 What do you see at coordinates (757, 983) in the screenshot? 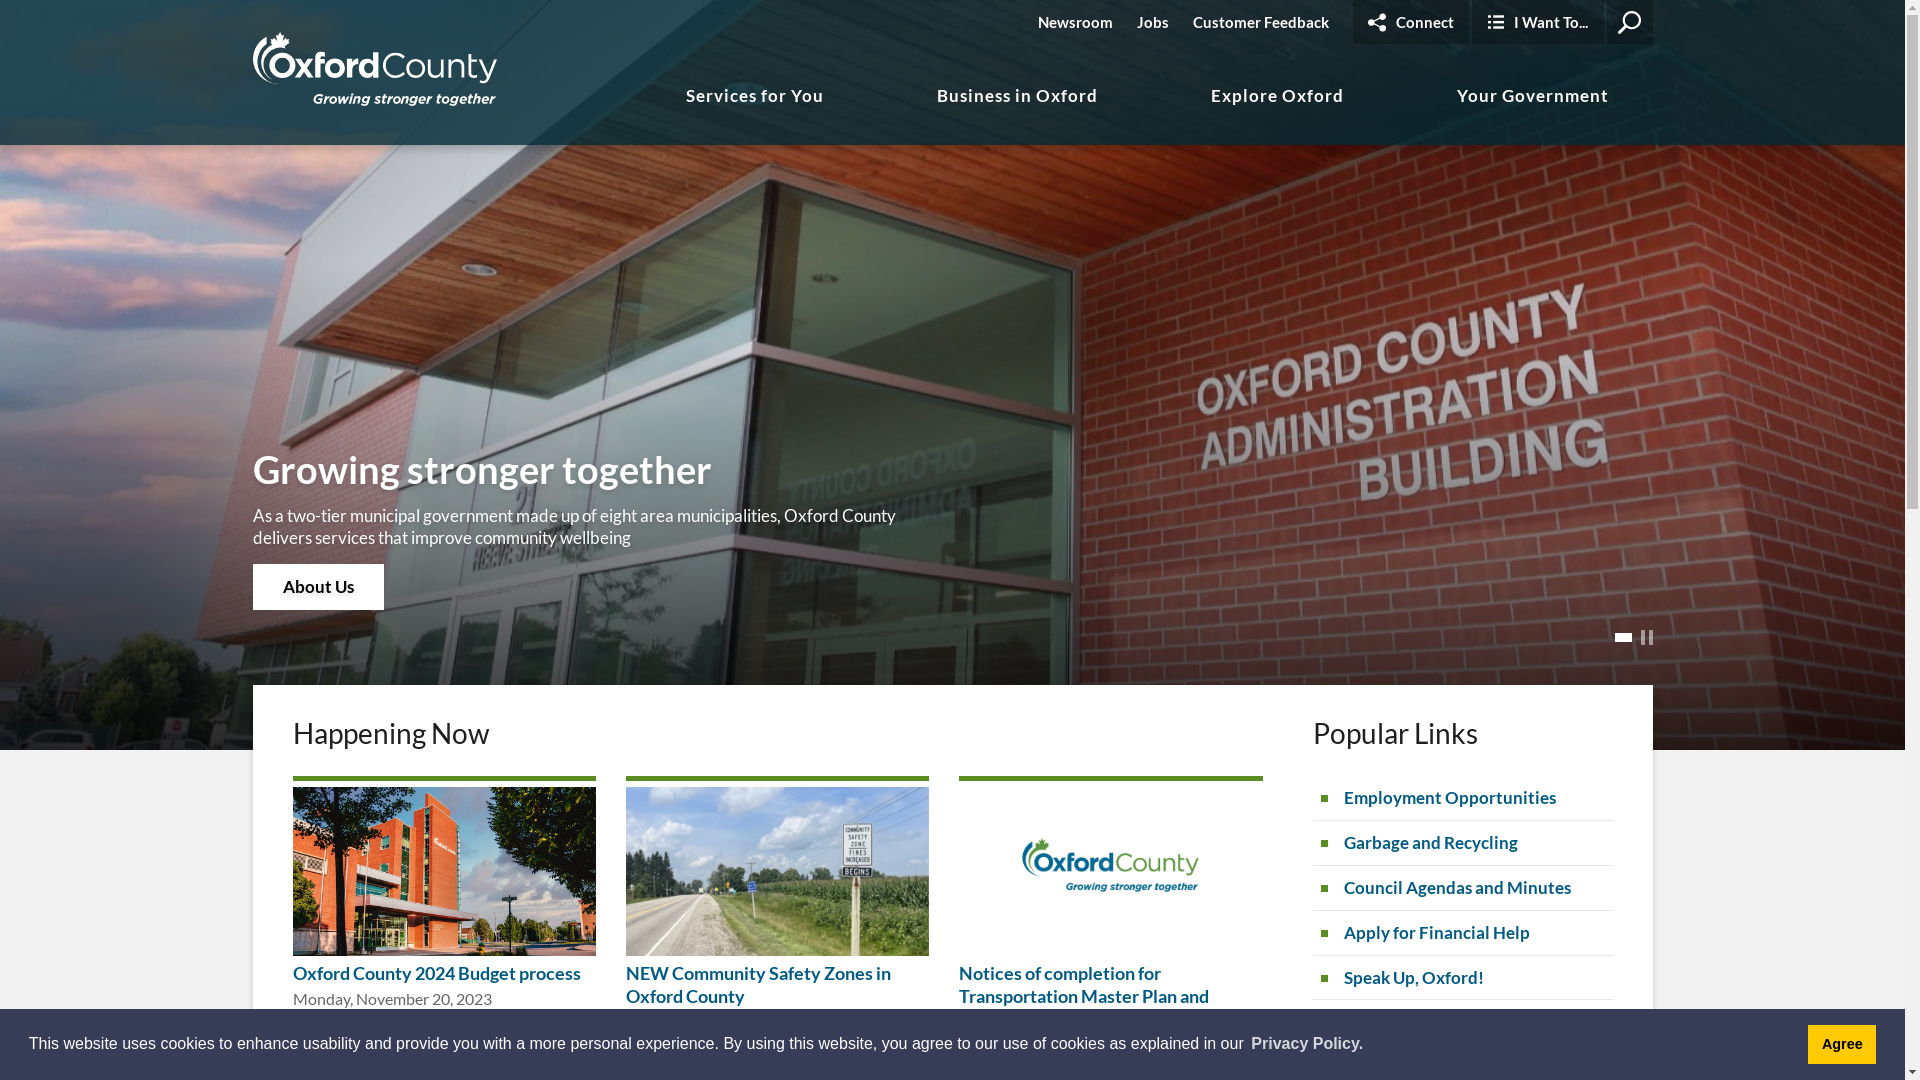
I see `'NEW Community Safety Zones in Oxford County'` at bounding box center [757, 983].